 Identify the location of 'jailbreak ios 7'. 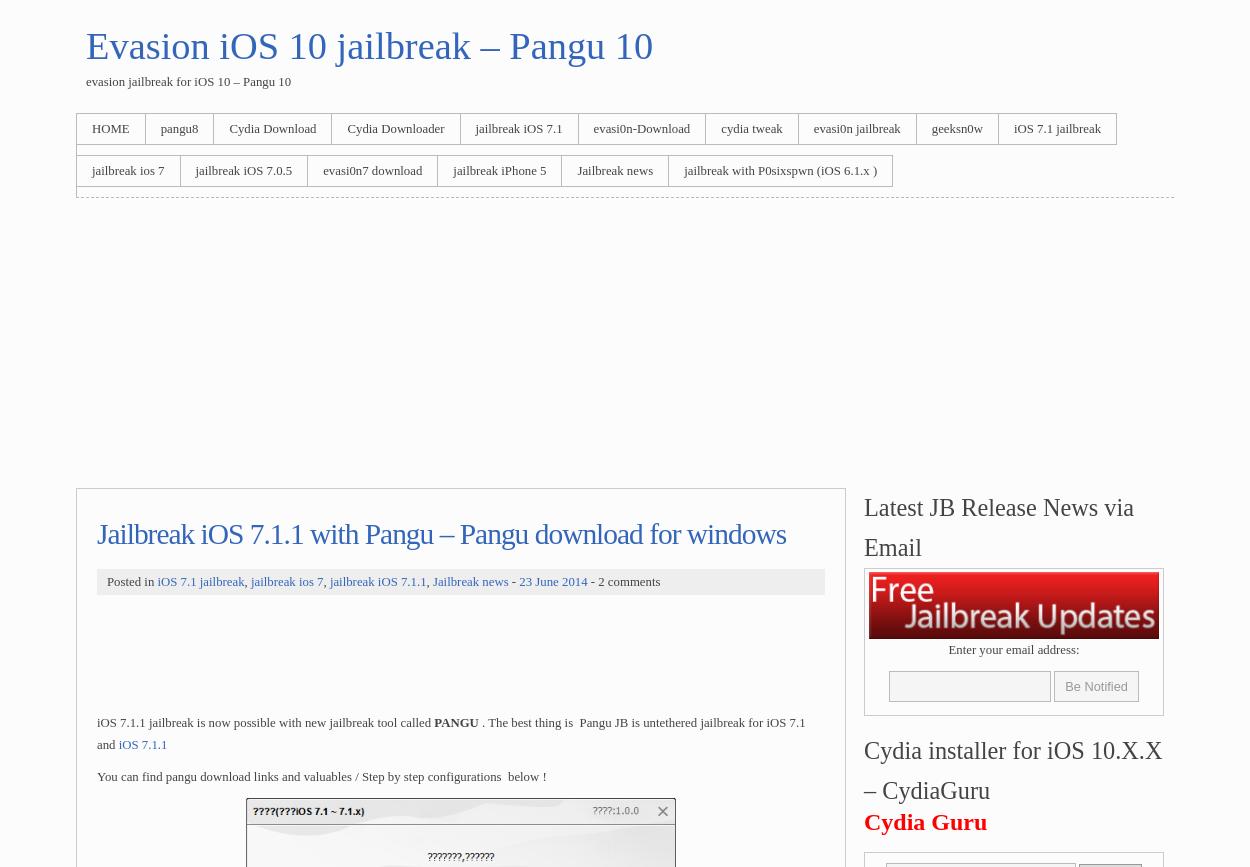
(286, 581).